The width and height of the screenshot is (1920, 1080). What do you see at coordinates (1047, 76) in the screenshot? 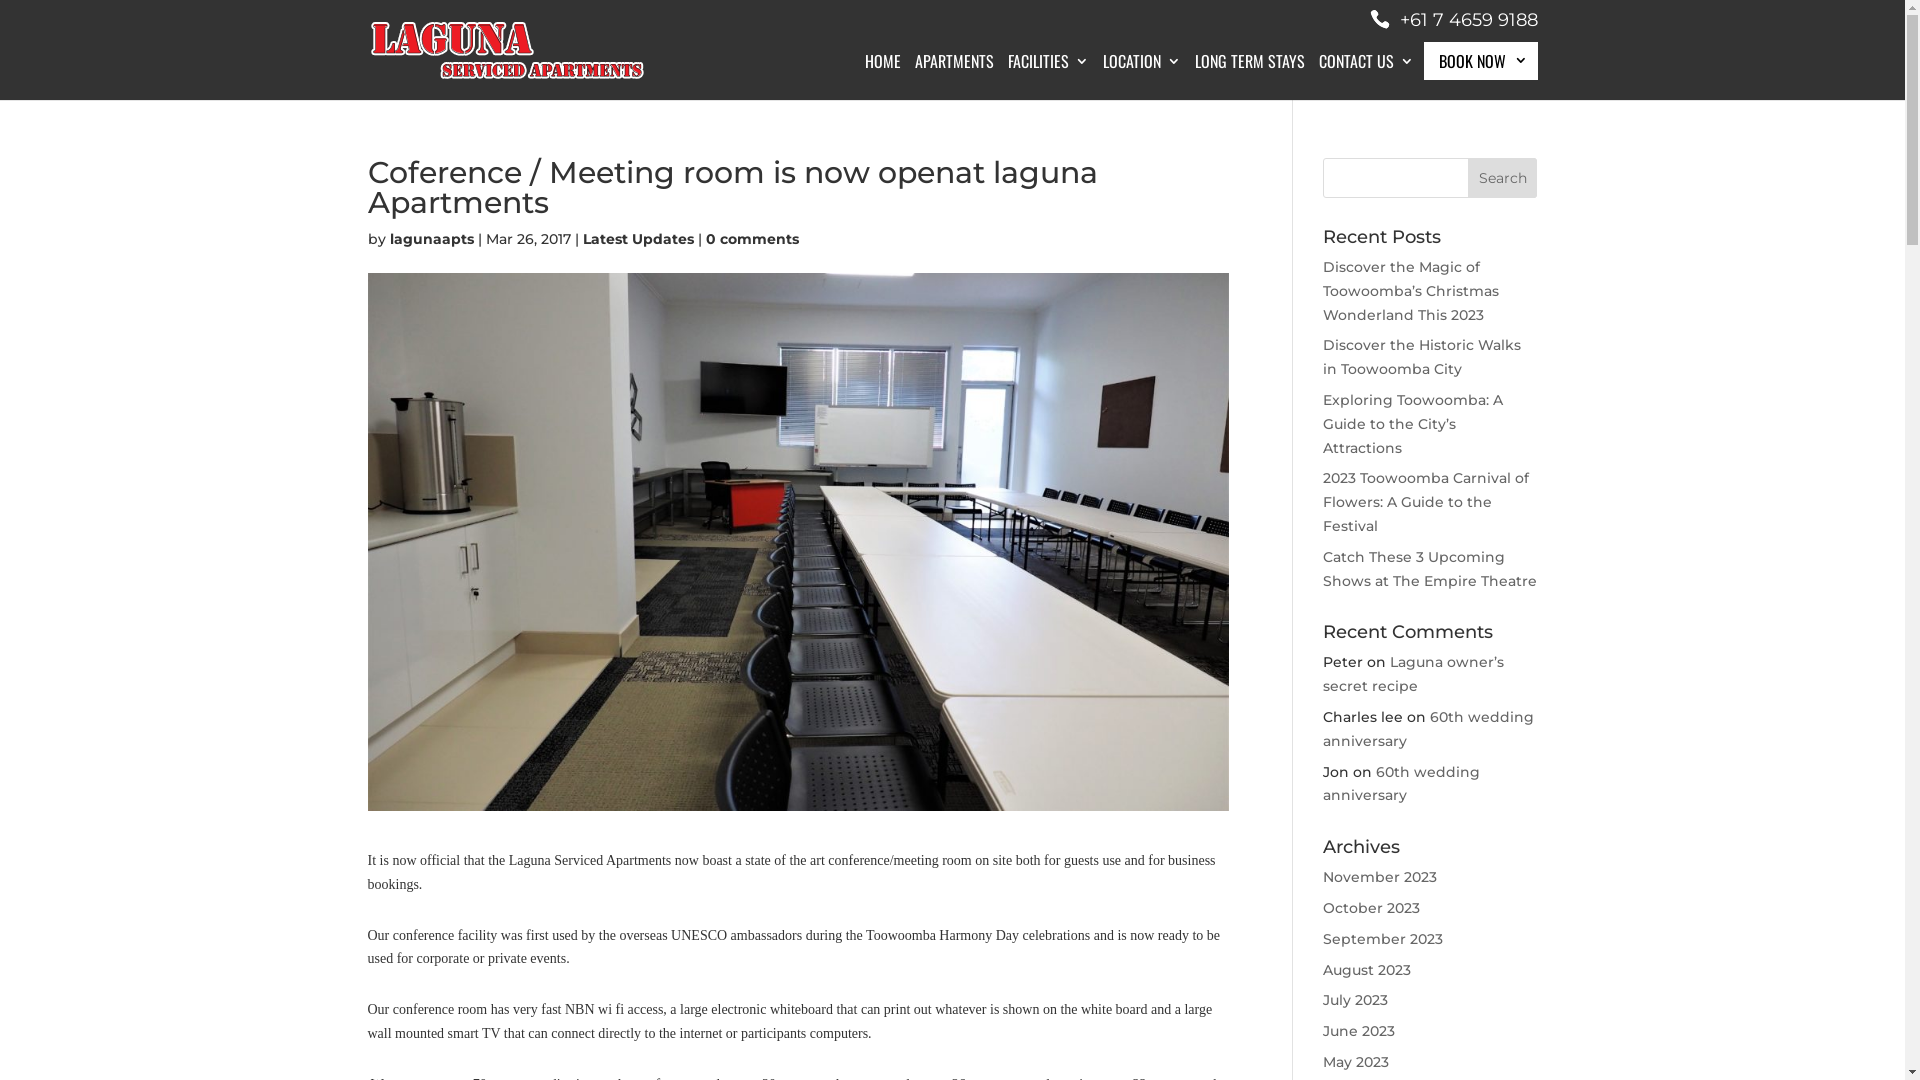
I see `'FACILITIES'` at bounding box center [1047, 76].